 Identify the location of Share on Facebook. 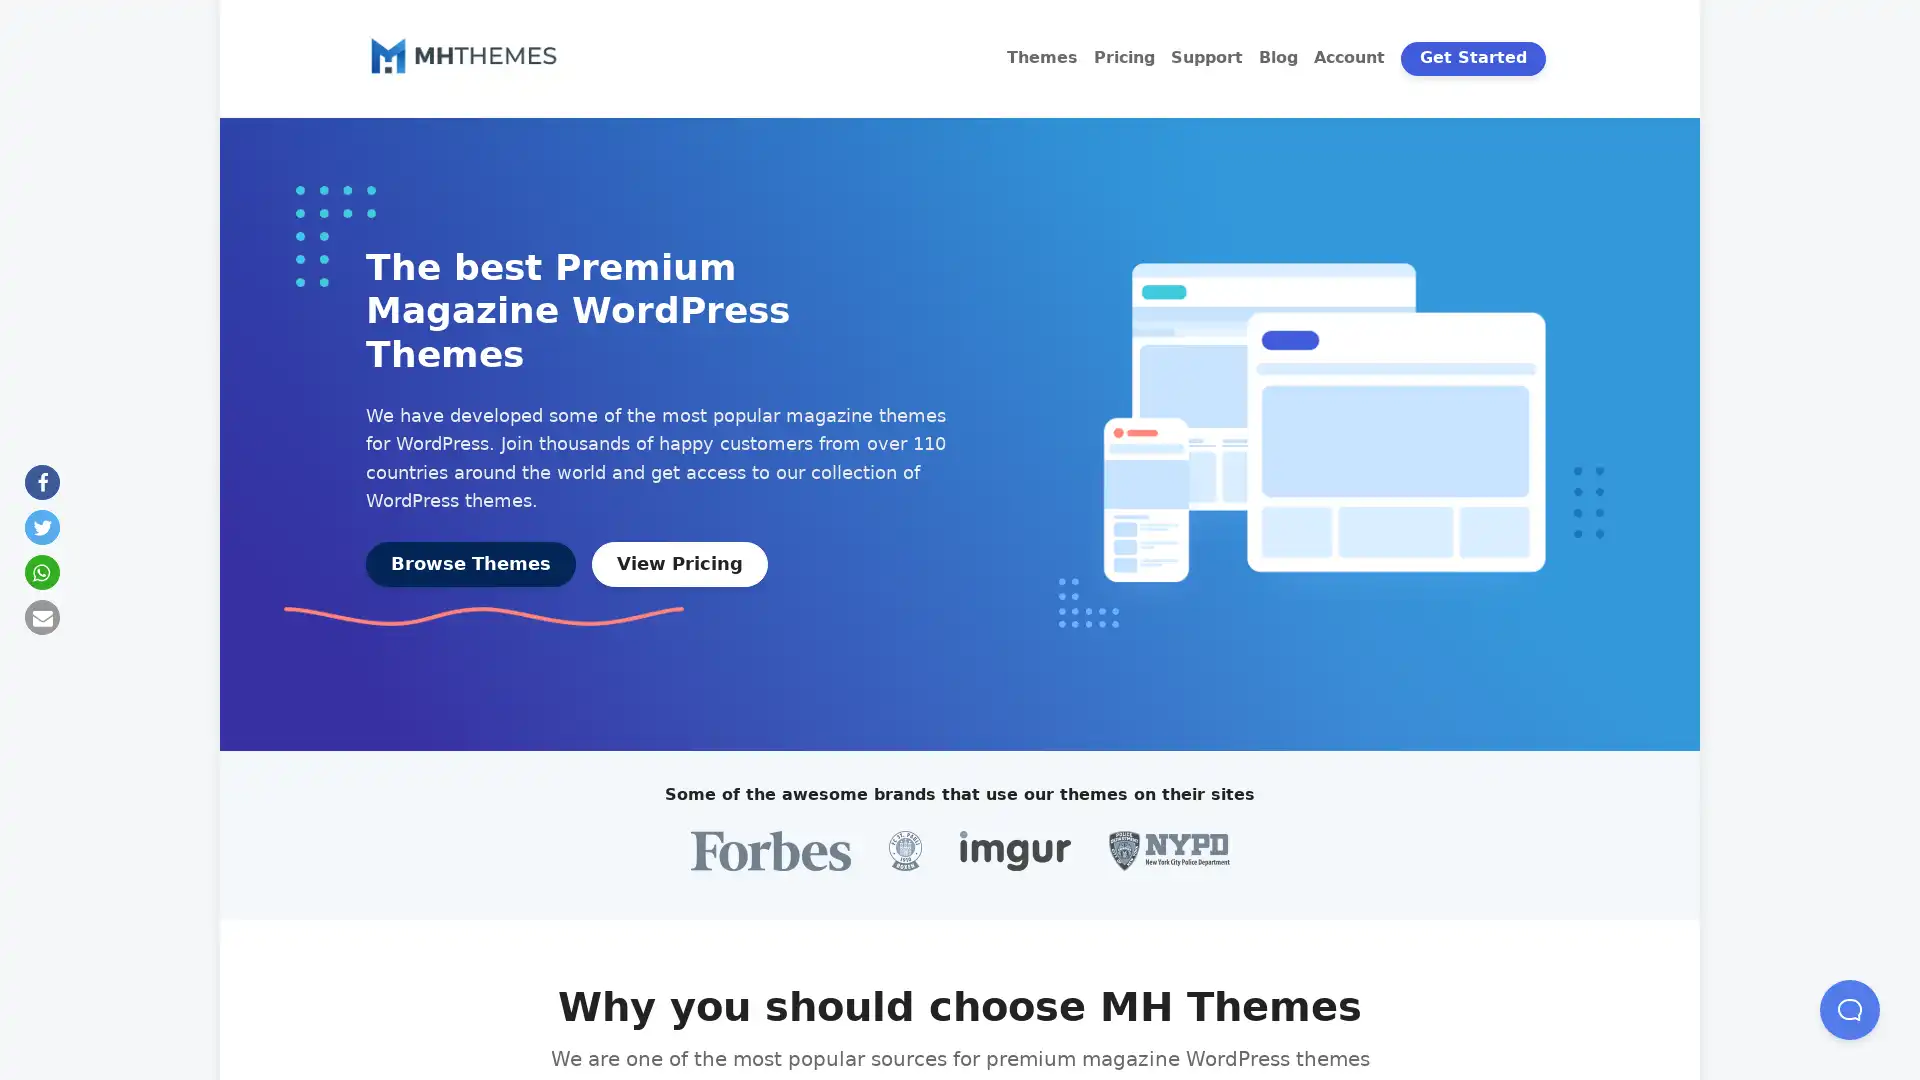
(42, 482).